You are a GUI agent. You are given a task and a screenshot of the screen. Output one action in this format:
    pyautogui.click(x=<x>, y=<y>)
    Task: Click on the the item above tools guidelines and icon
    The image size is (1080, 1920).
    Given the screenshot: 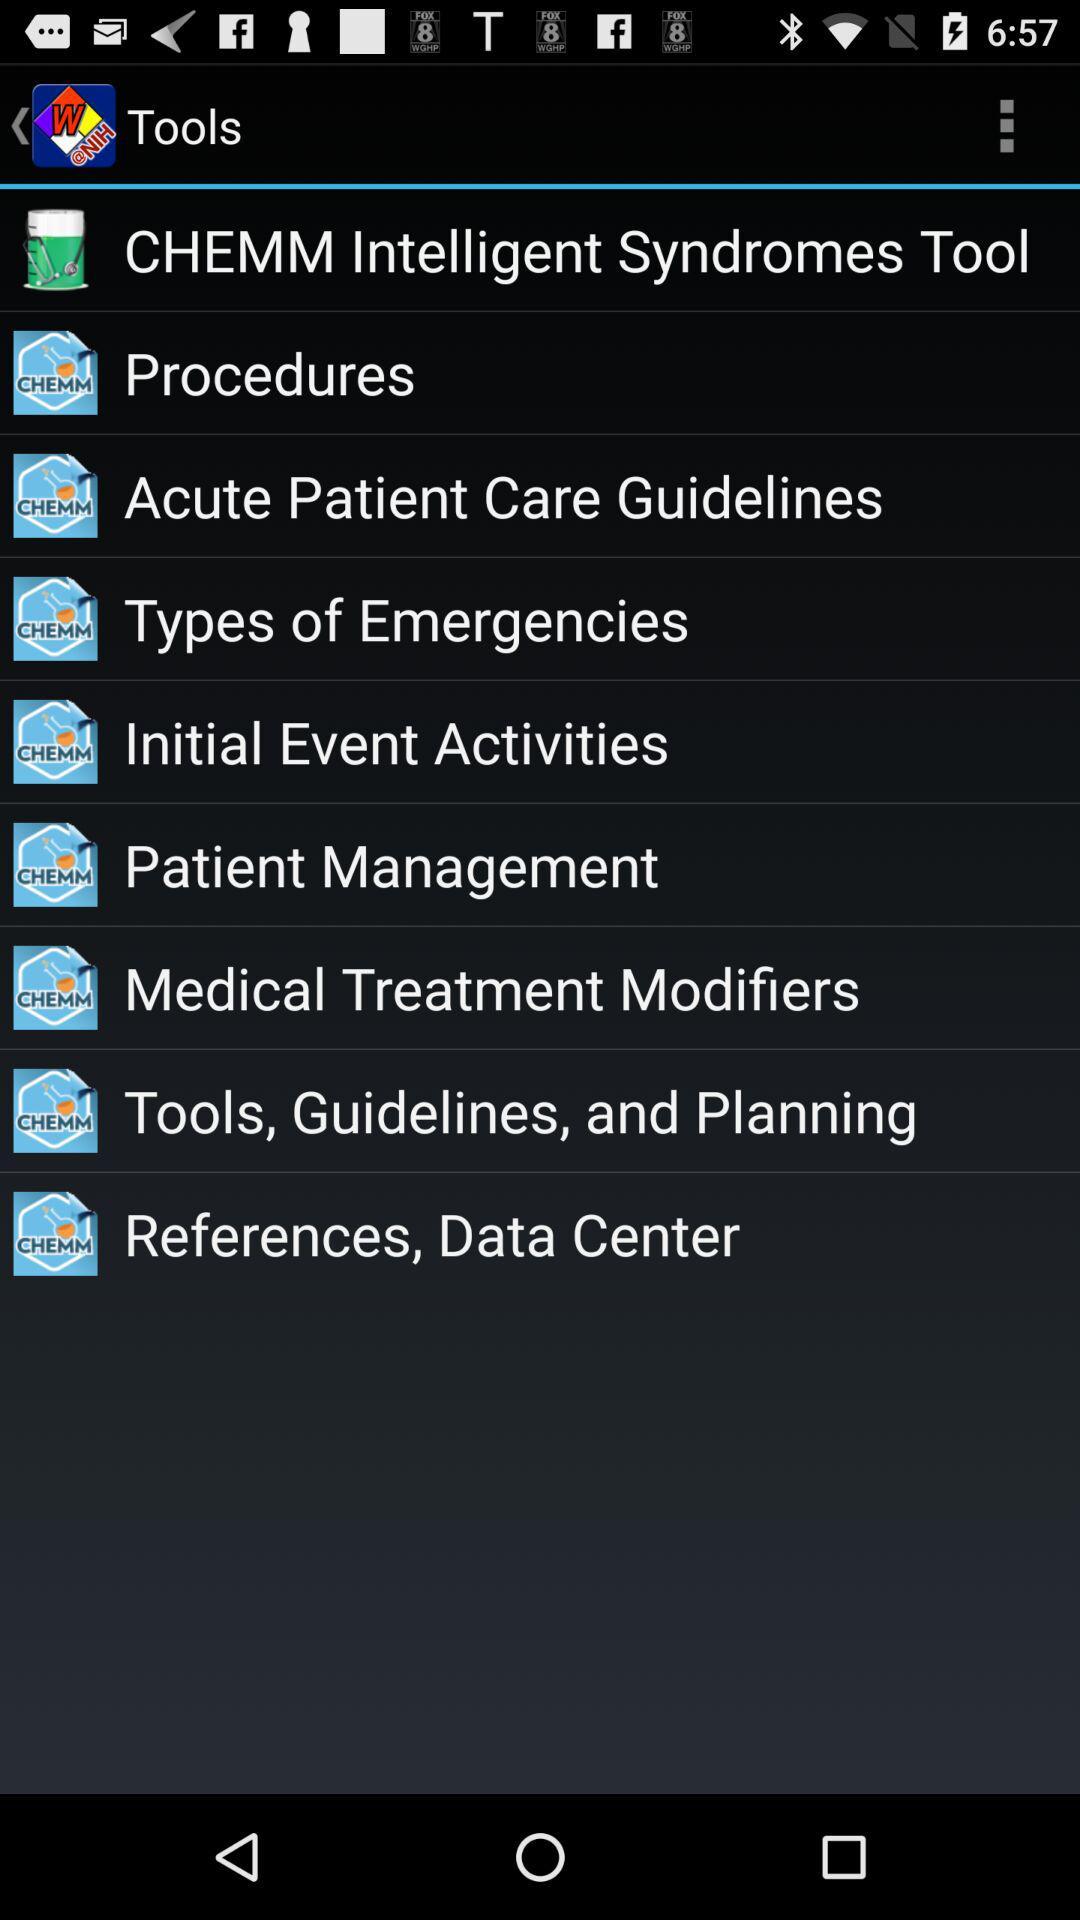 What is the action you would take?
    pyautogui.click(x=600, y=987)
    